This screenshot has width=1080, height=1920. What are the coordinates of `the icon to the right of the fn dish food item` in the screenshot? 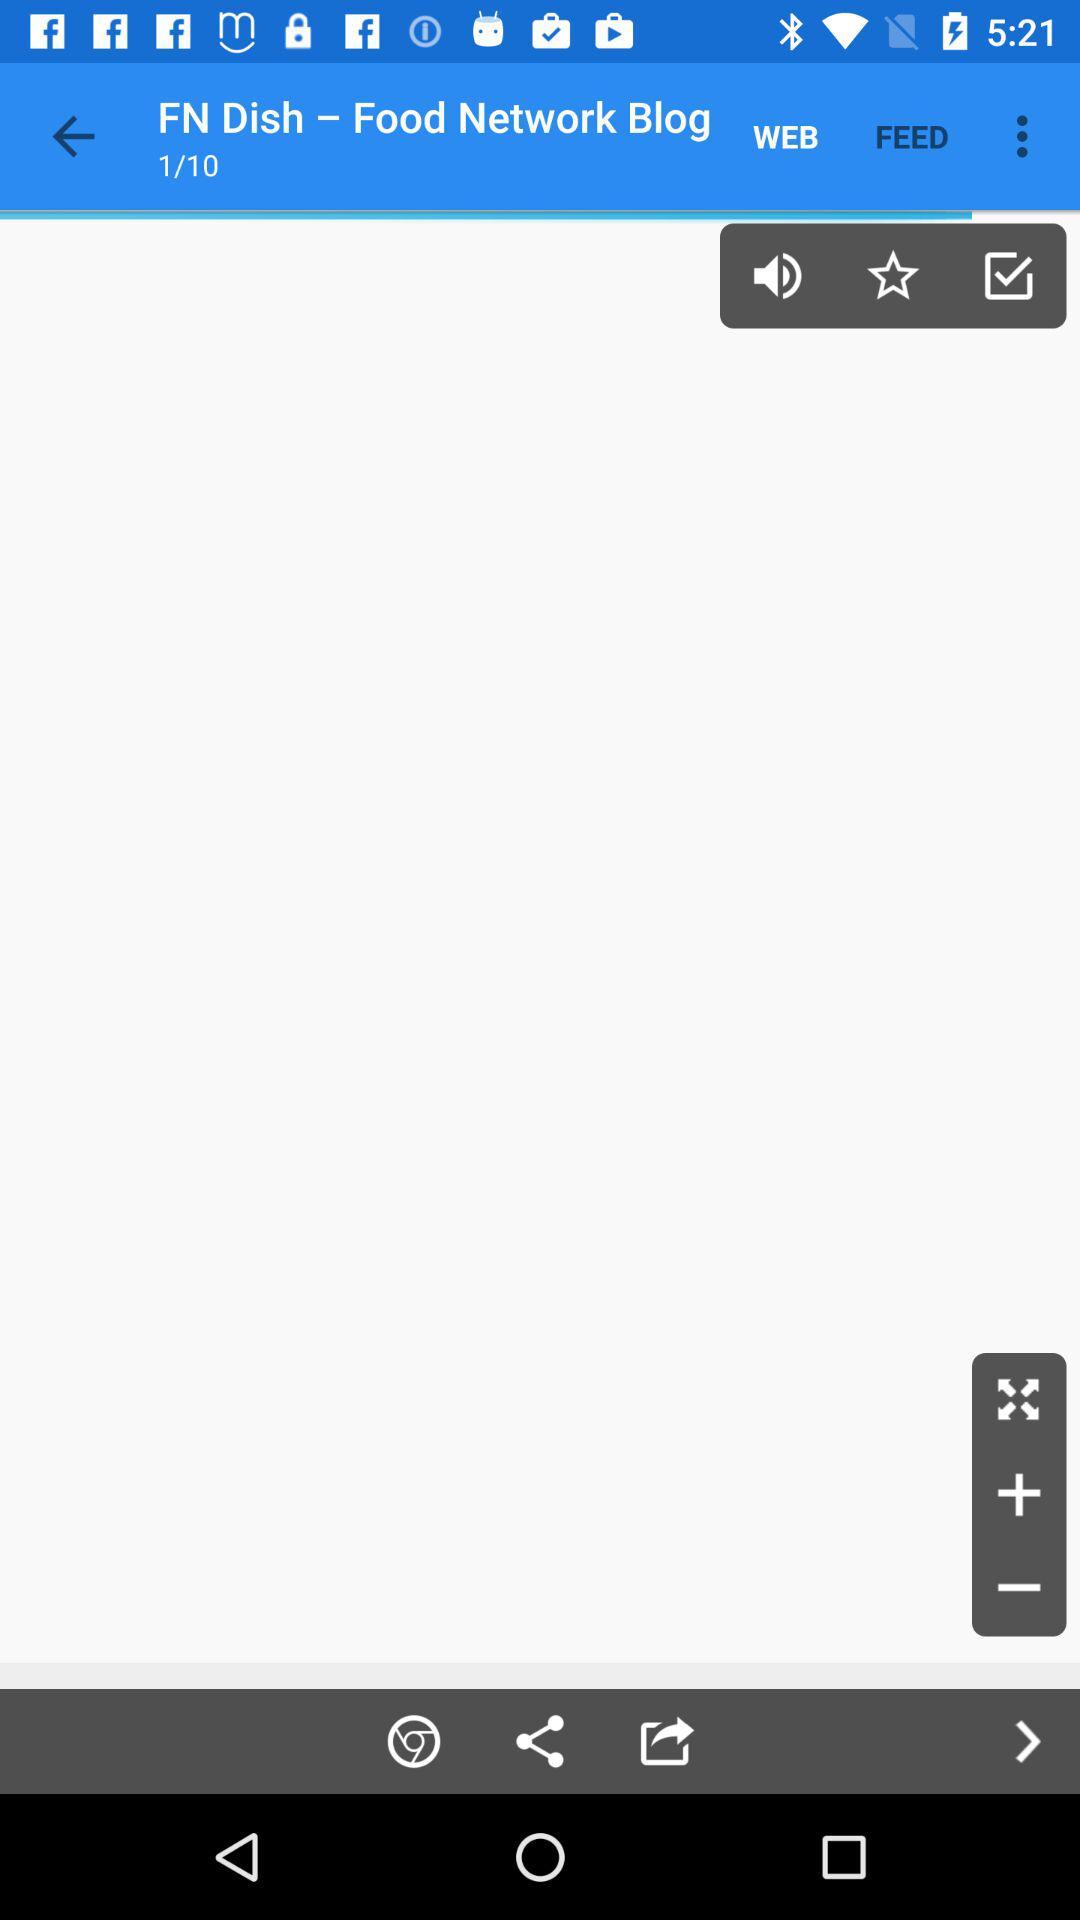 It's located at (785, 135).